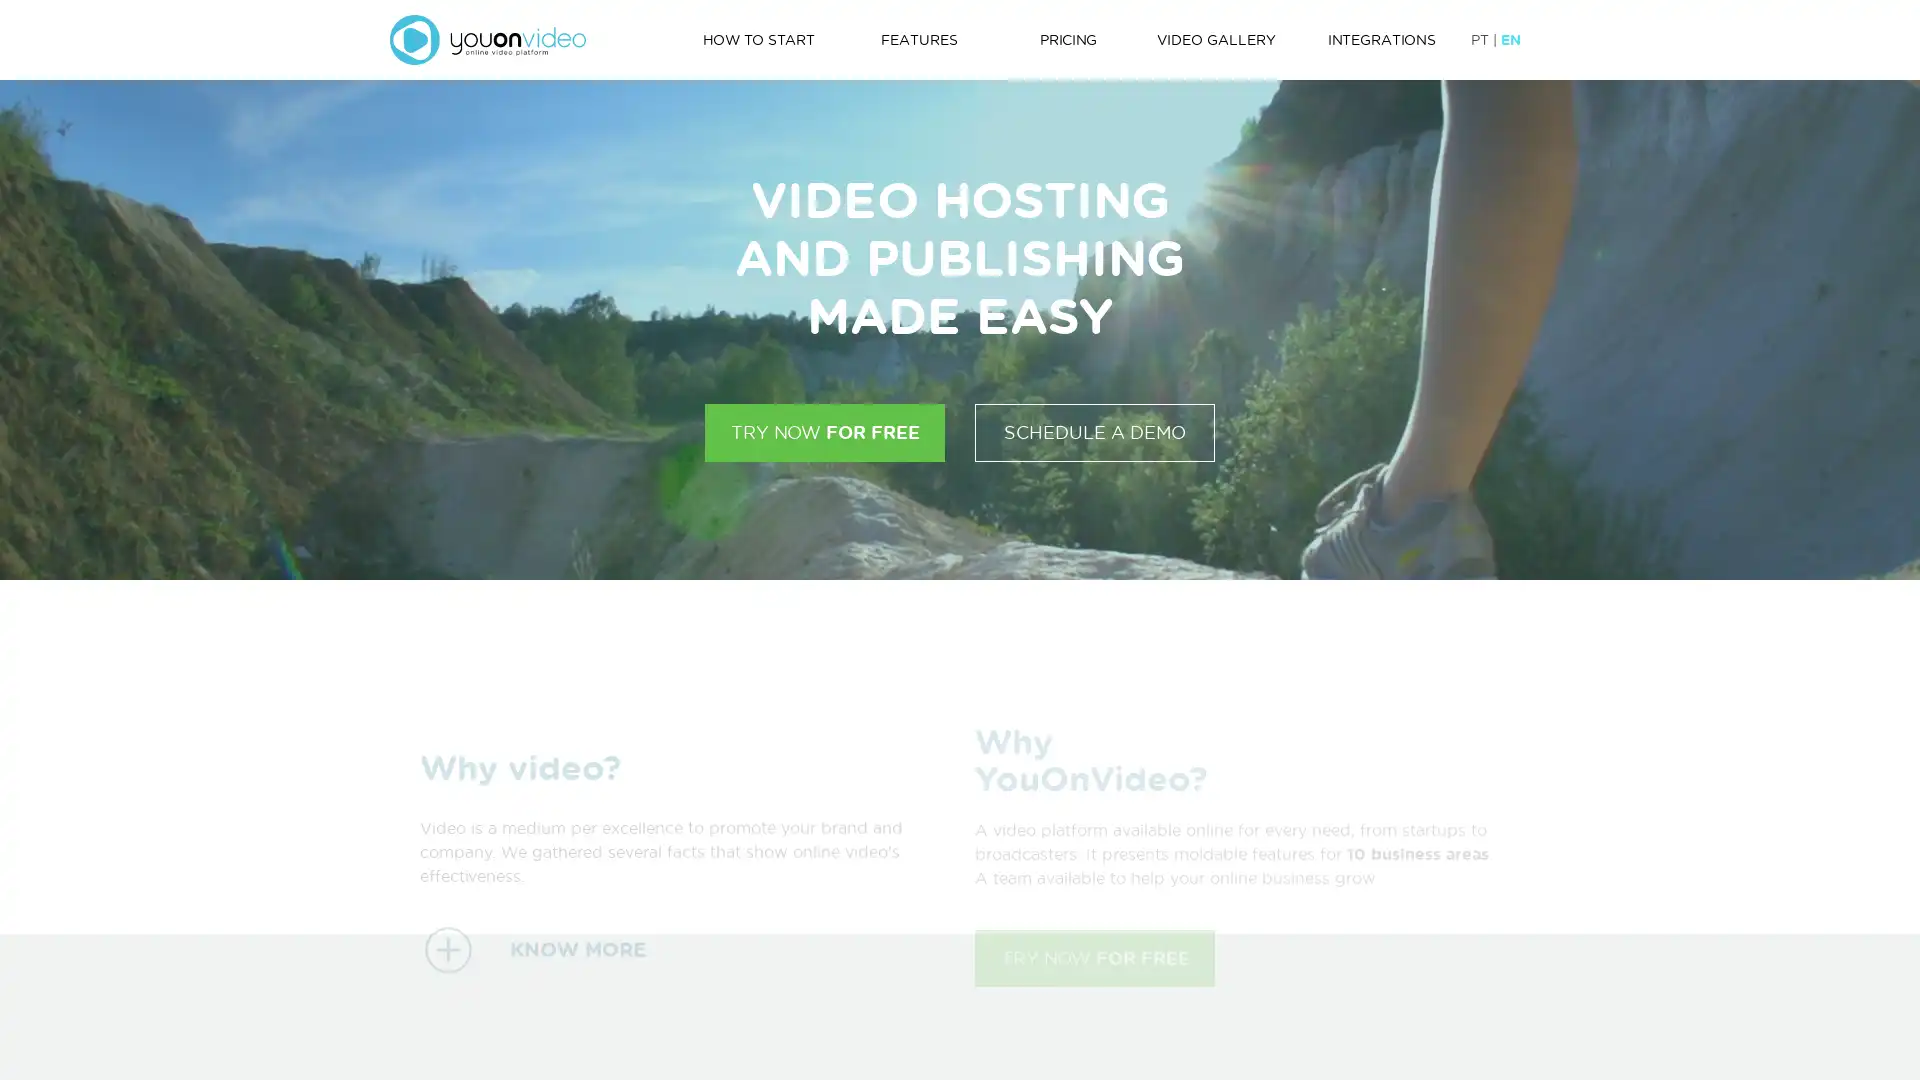 This screenshot has width=1920, height=1080. What do you see at coordinates (643, 849) in the screenshot?
I see `KNOW MORE` at bounding box center [643, 849].